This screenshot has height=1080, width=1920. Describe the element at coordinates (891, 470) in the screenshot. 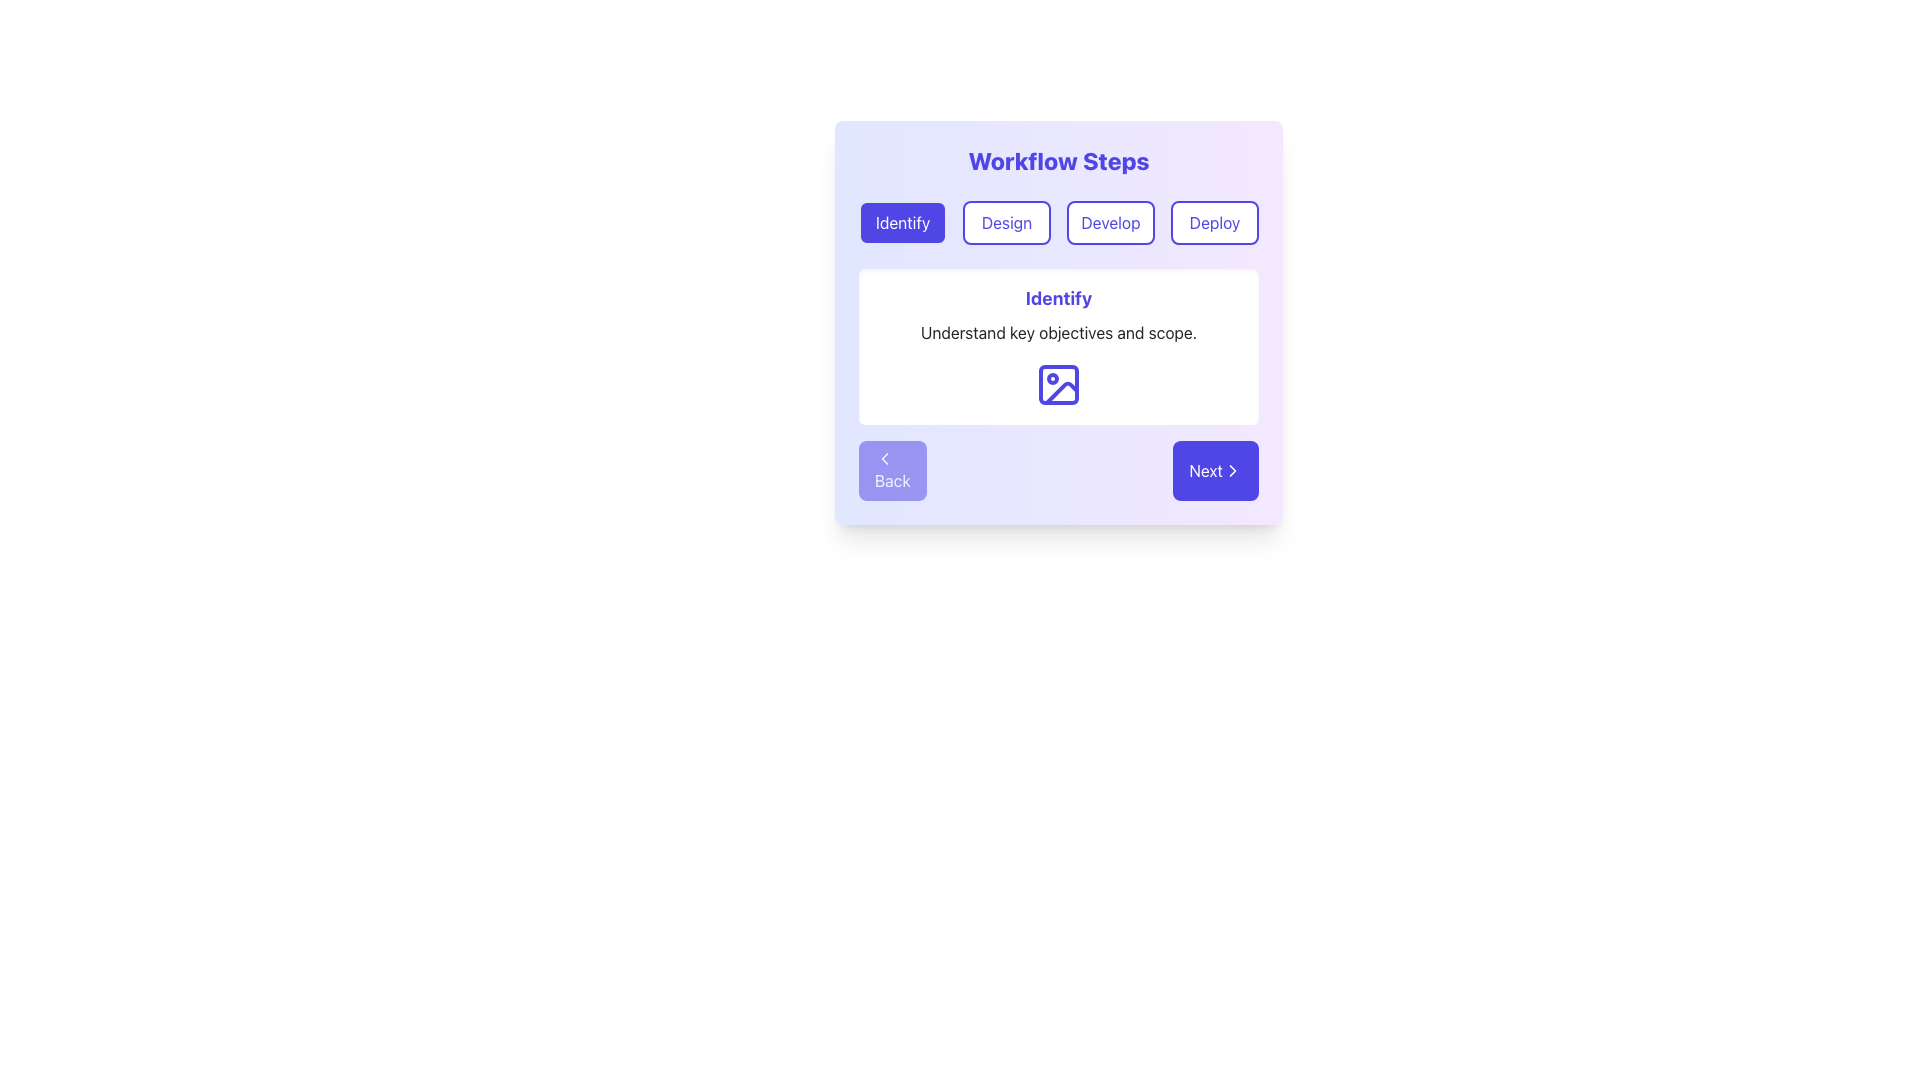

I see `the 'Back' button with a left arrow icon, located at the bottom left corner of the 'Workflow Steps' card` at that location.